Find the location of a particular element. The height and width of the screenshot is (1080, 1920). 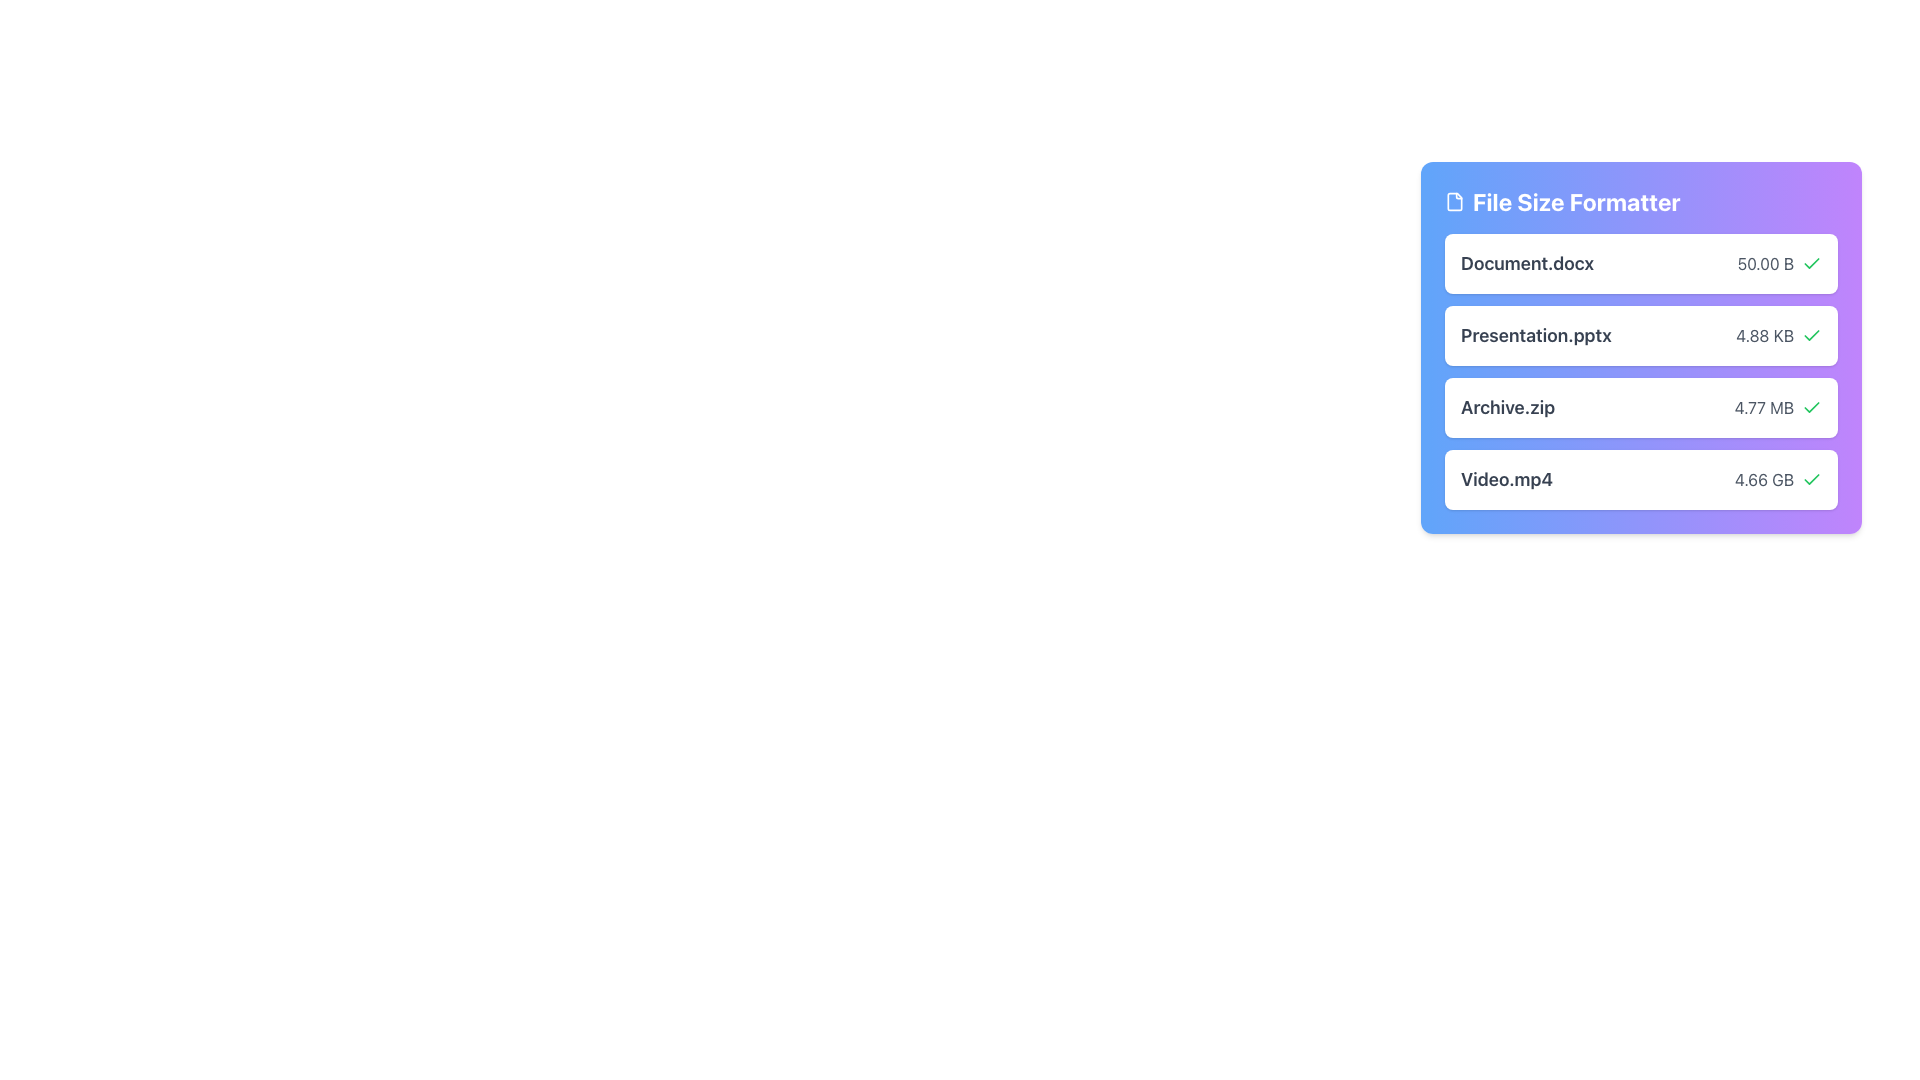

the leftmost text portion of the first row in the vertically stacked list-like component that displays the document file name, located next is located at coordinates (1526, 262).